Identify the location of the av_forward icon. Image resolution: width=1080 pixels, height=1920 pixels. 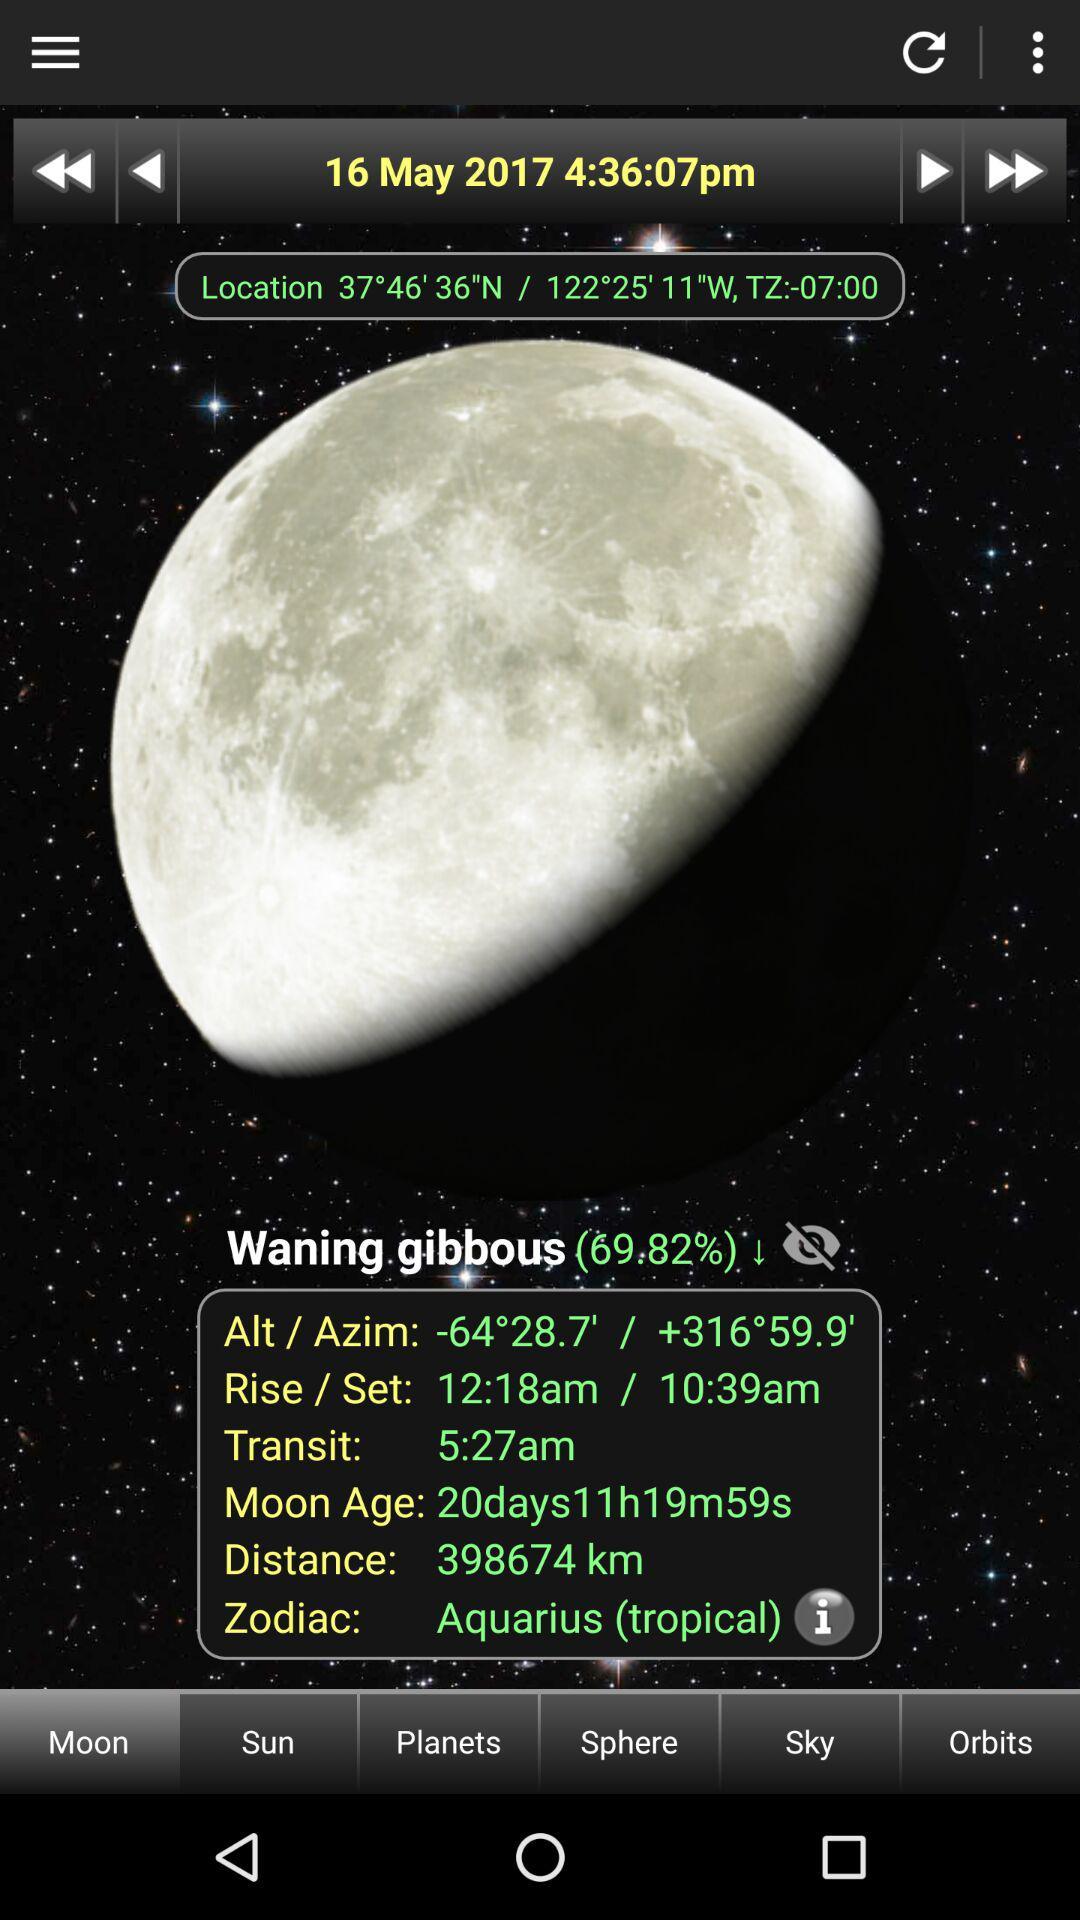
(1015, 171).